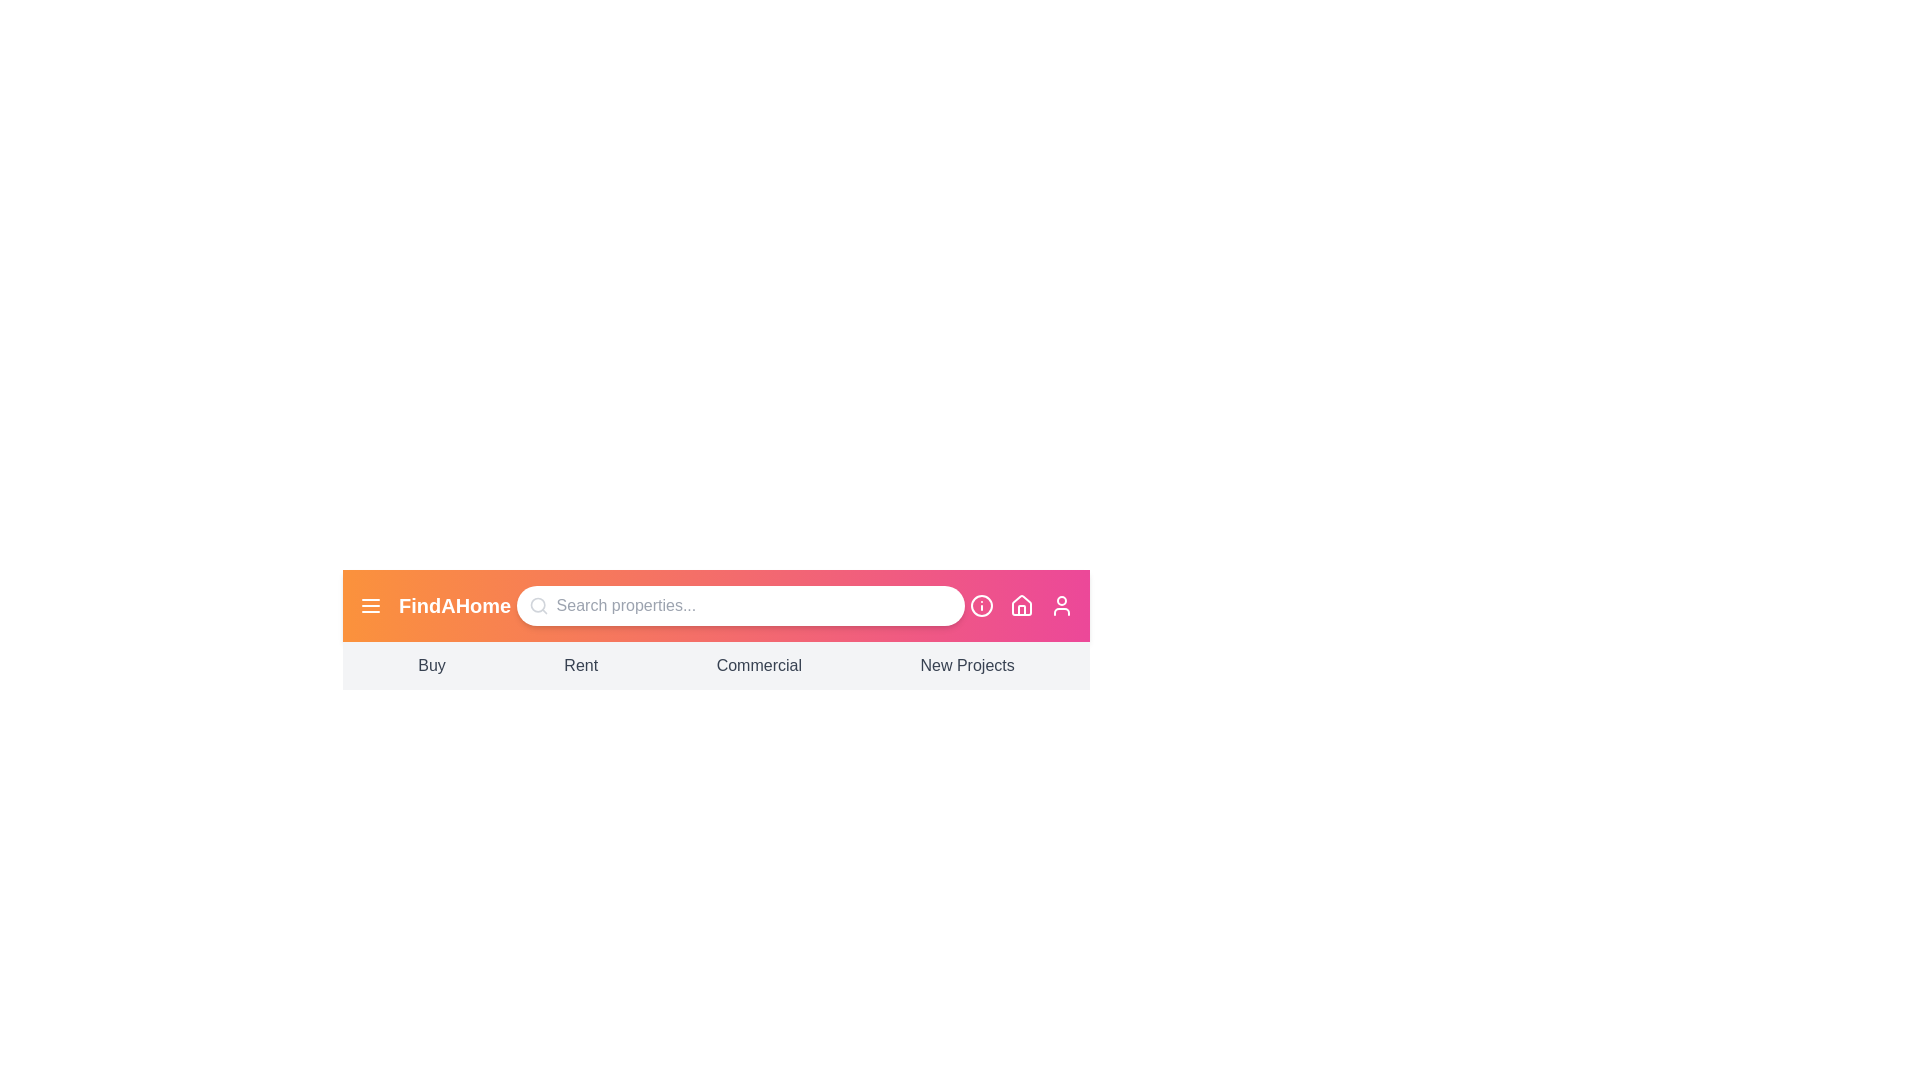  Describe the element at coordinates (757, 666) in the screenshot. I see `the property category Commercial by clicking on its respective label` at that location.